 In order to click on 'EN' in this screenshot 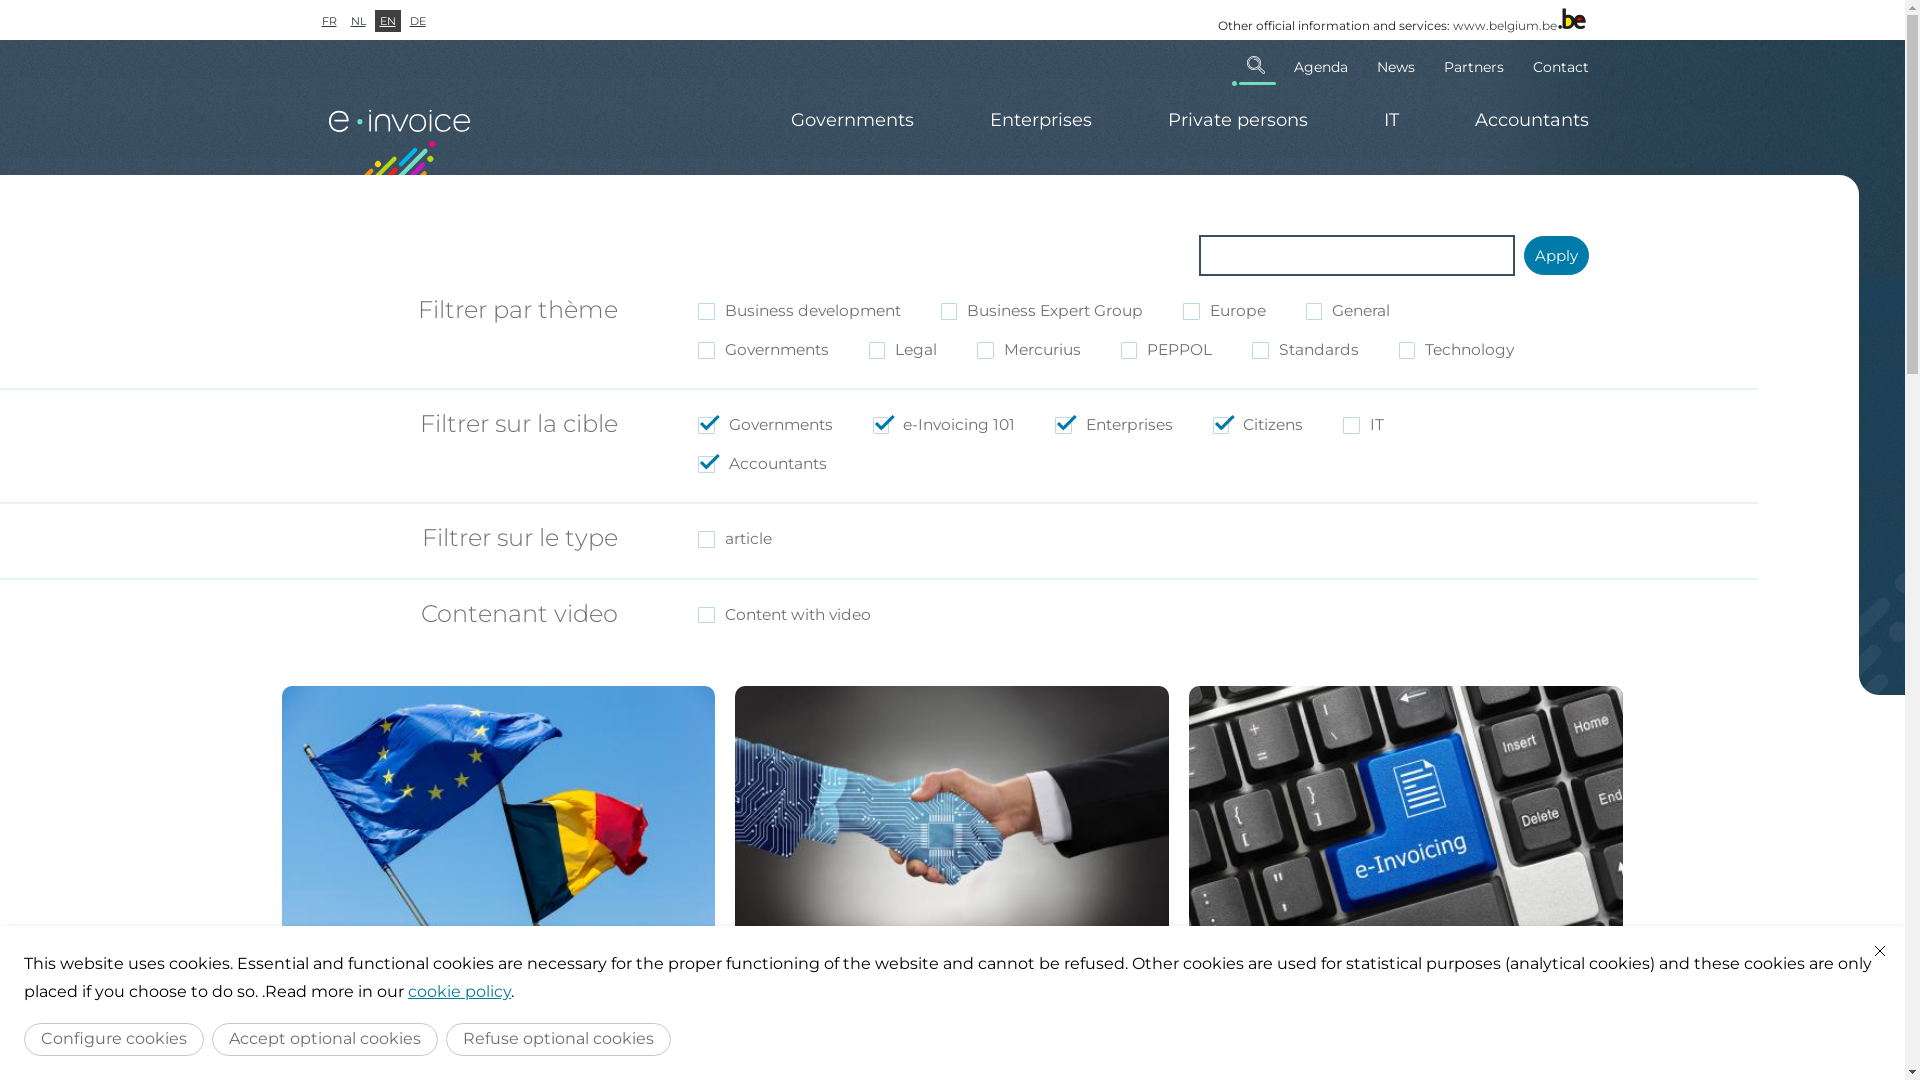, I will do `click(387, 20)`.